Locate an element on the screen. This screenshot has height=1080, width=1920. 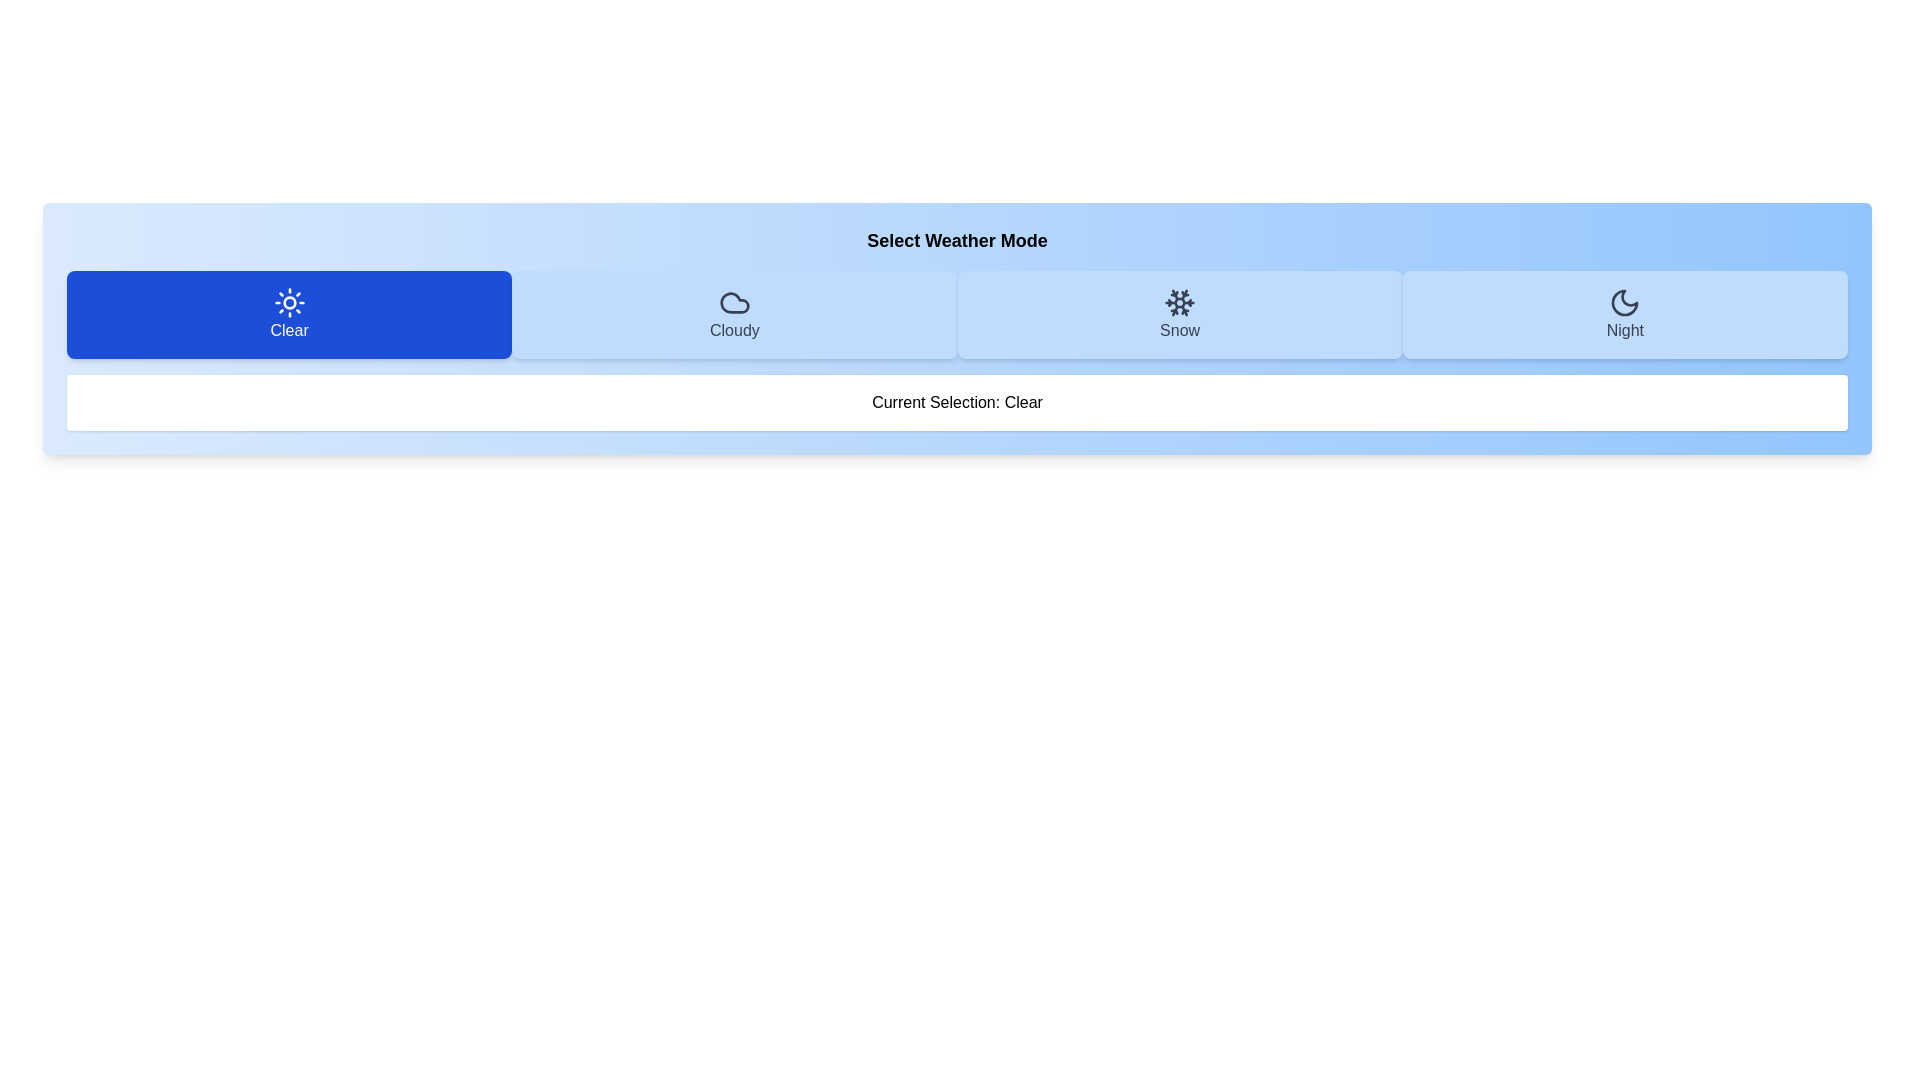
the button corresponding to the weather mode Snow is located at coordinates (1180, 315).